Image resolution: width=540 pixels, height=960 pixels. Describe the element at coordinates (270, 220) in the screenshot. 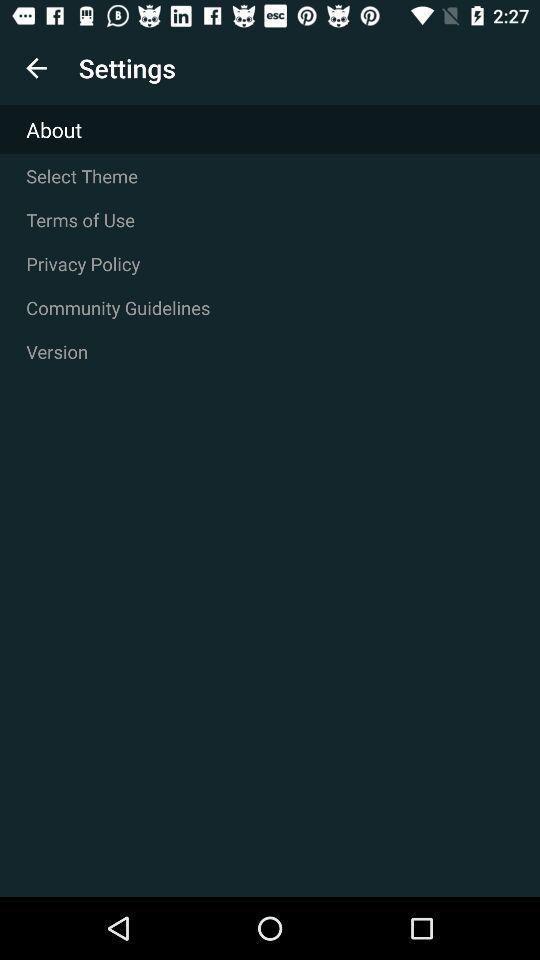

I see `the icon below the select theme item` at that location.